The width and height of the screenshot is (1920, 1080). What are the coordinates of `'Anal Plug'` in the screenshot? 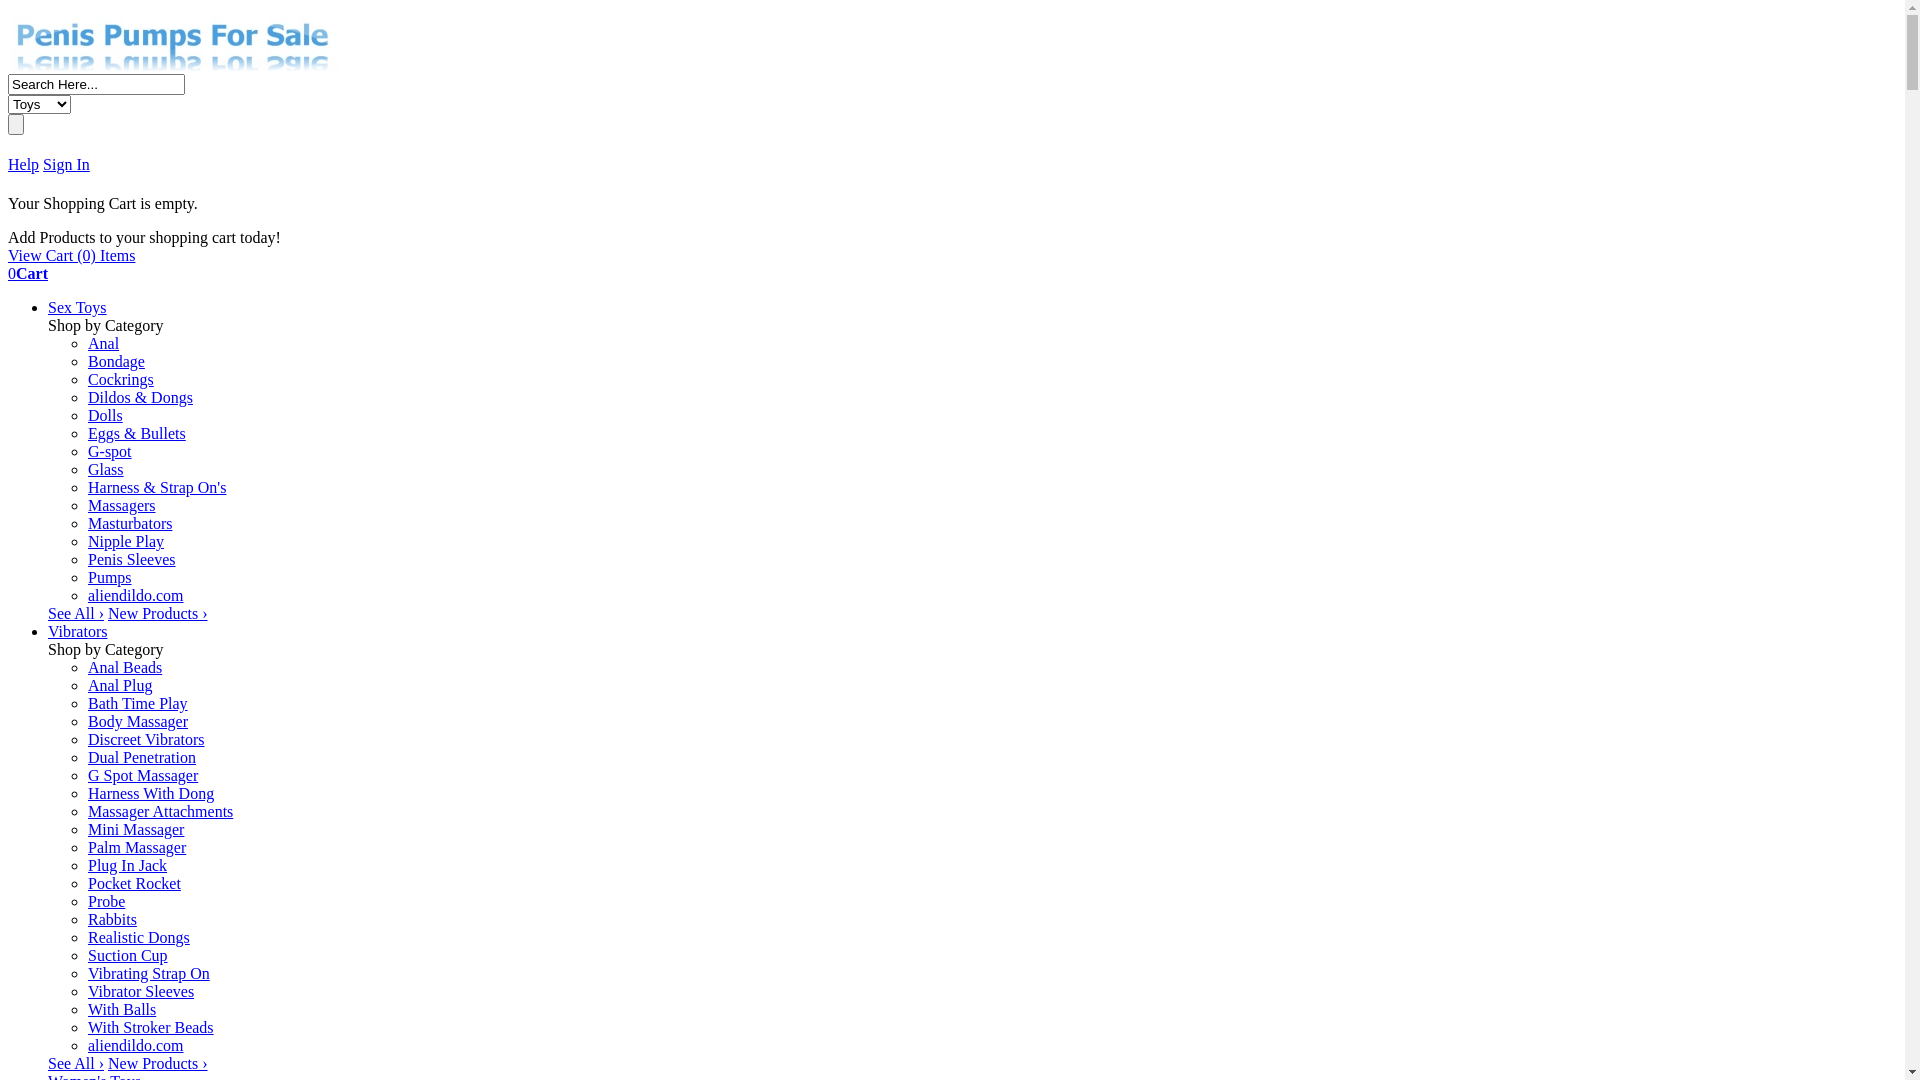 It's located at (119, 684).